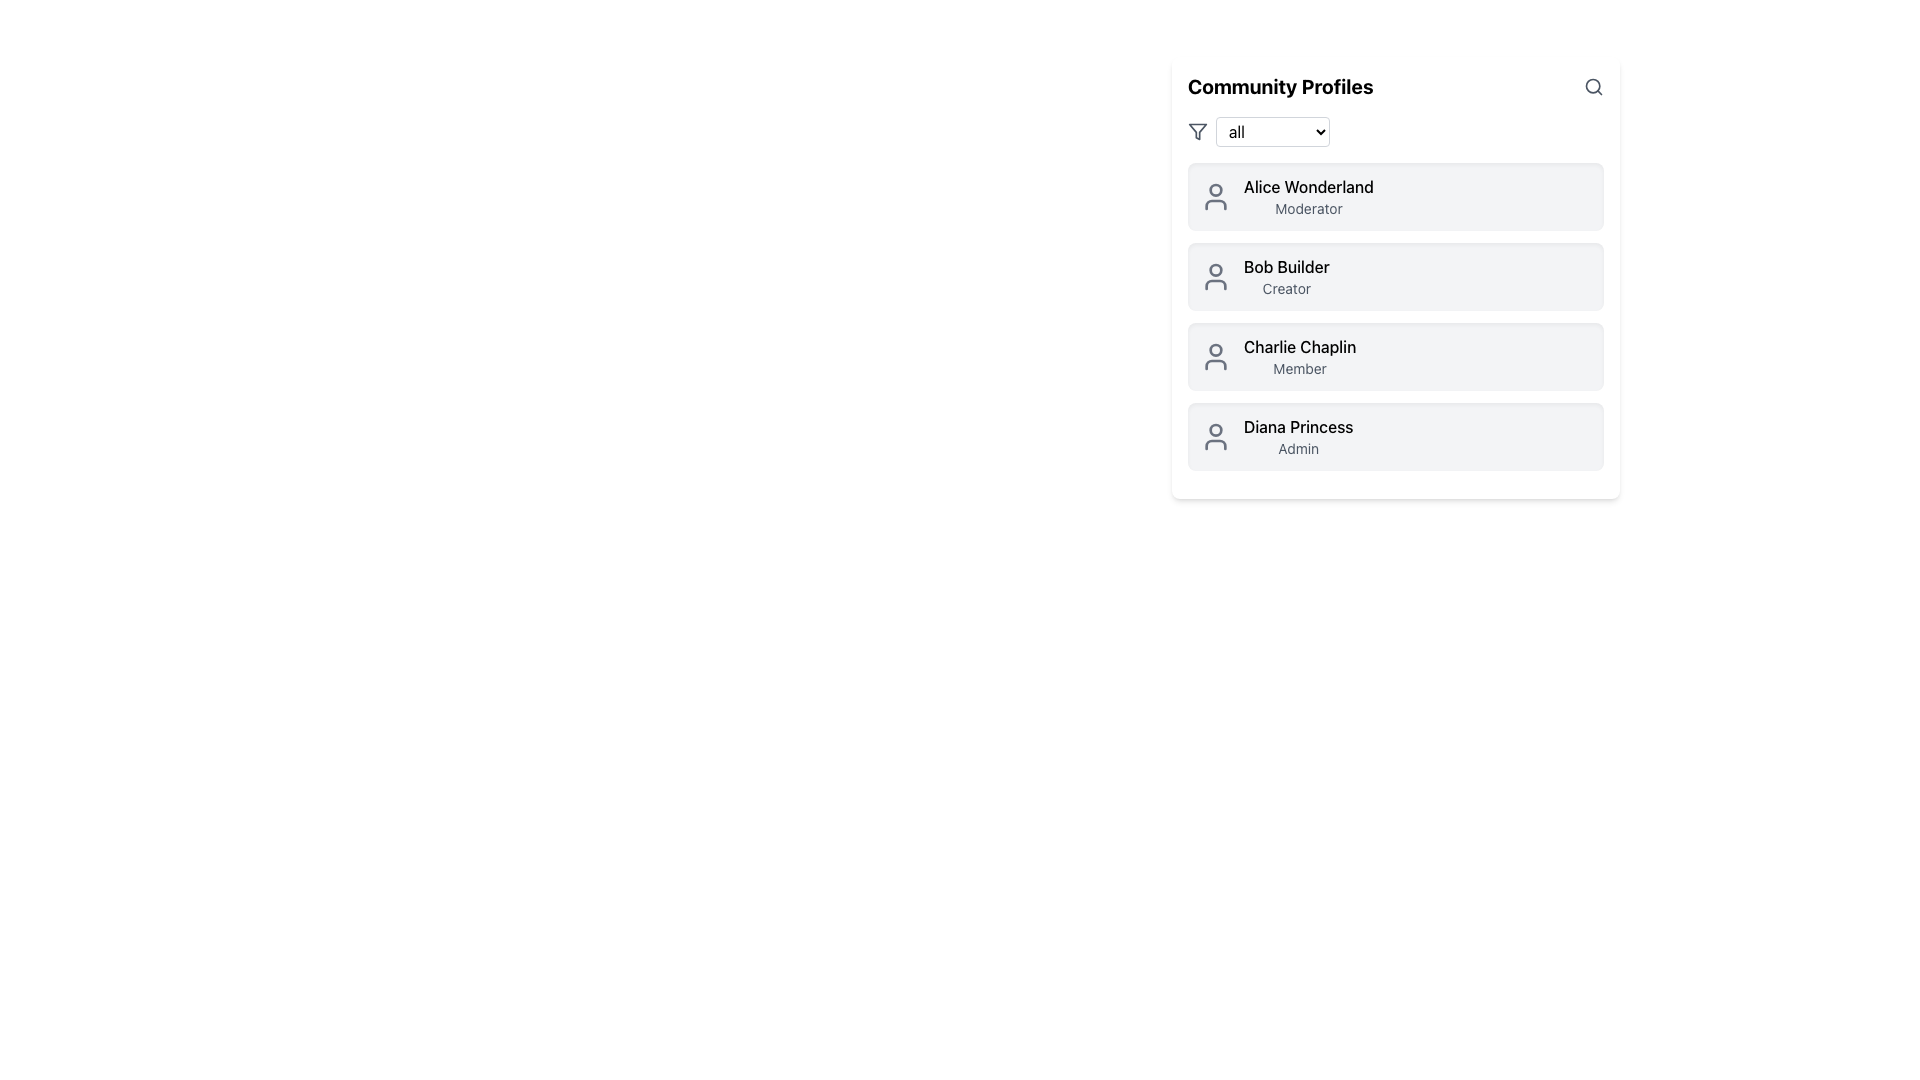 The width and height of the screenshot is (1920, 1080). What do you see at coordinates (1395, 277) in the screenshot?
I see `the user's profile card in the second position of the list` at bounding box center [1395, 277].